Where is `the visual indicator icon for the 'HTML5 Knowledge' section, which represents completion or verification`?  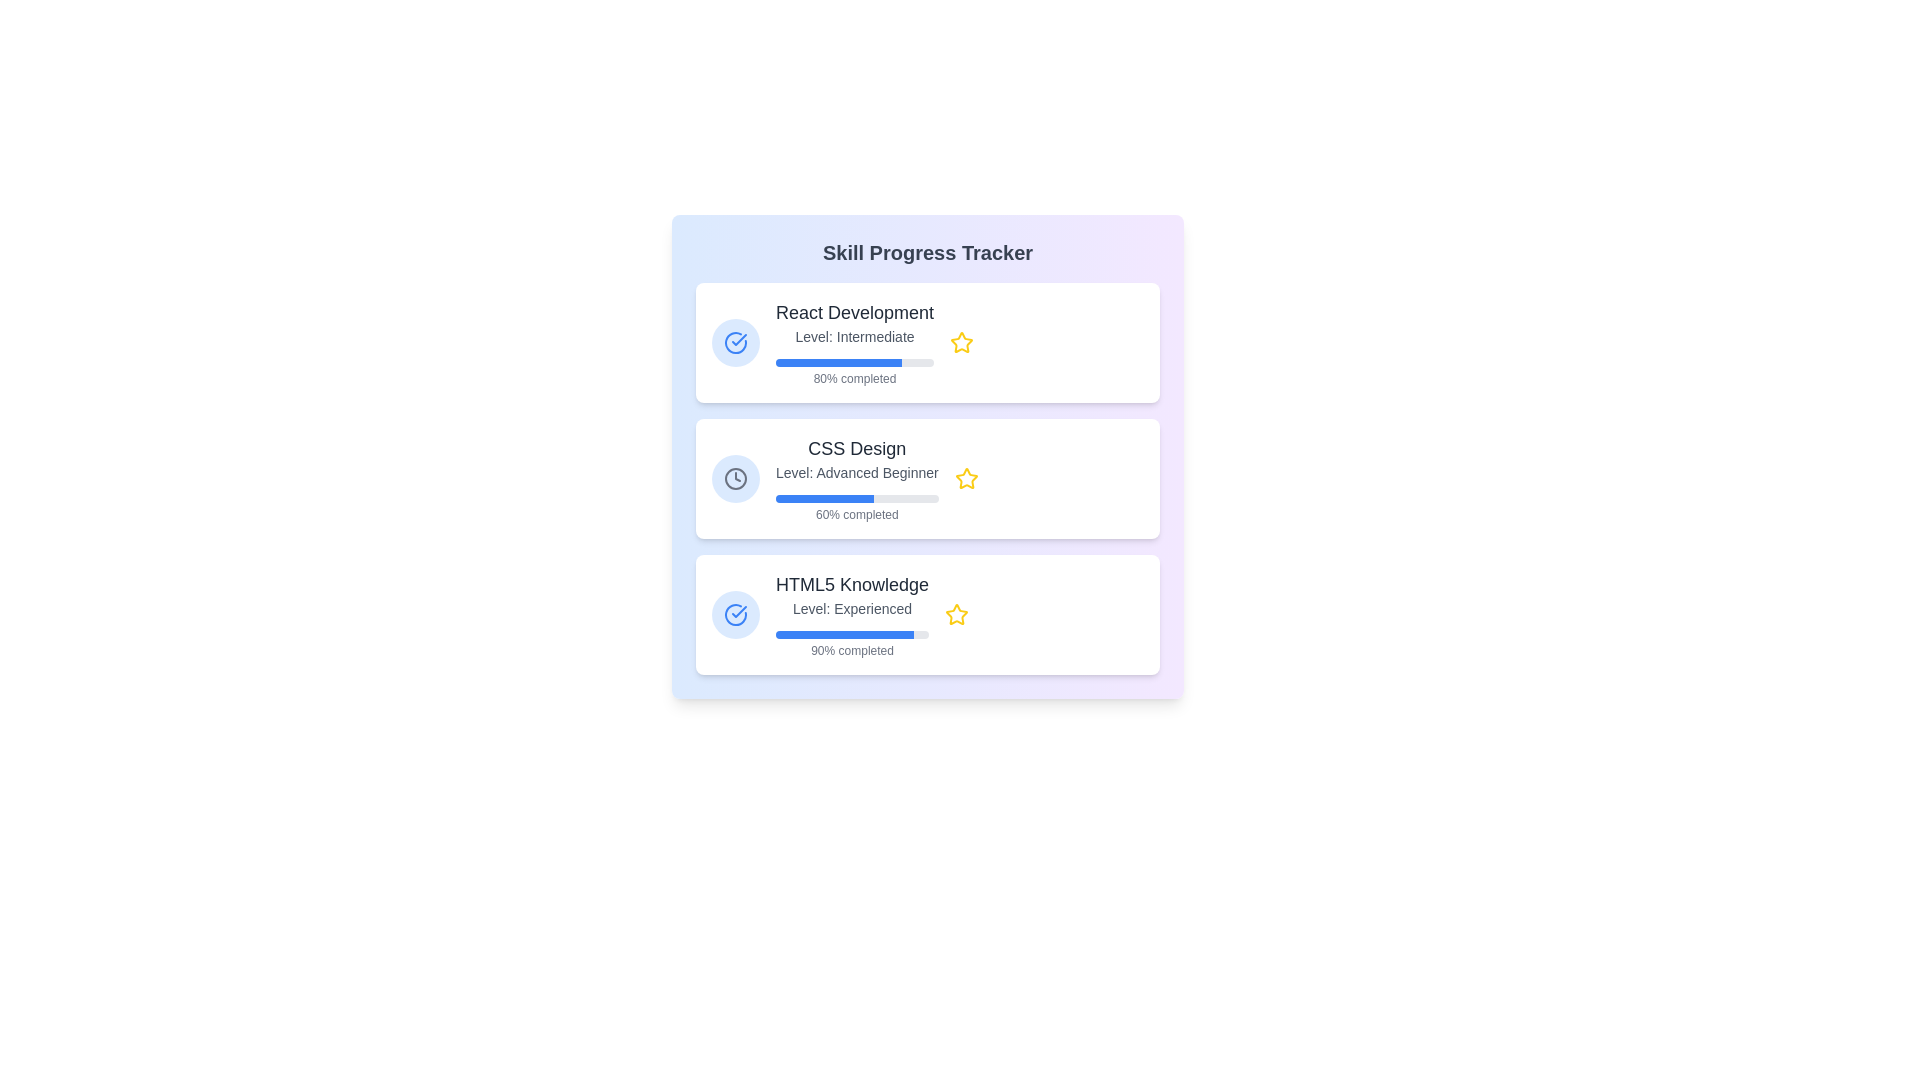 the visual indicator icon for the 'HTML5 Knowledge' section, which represents completion or verification is located at coordinates (734, 613).